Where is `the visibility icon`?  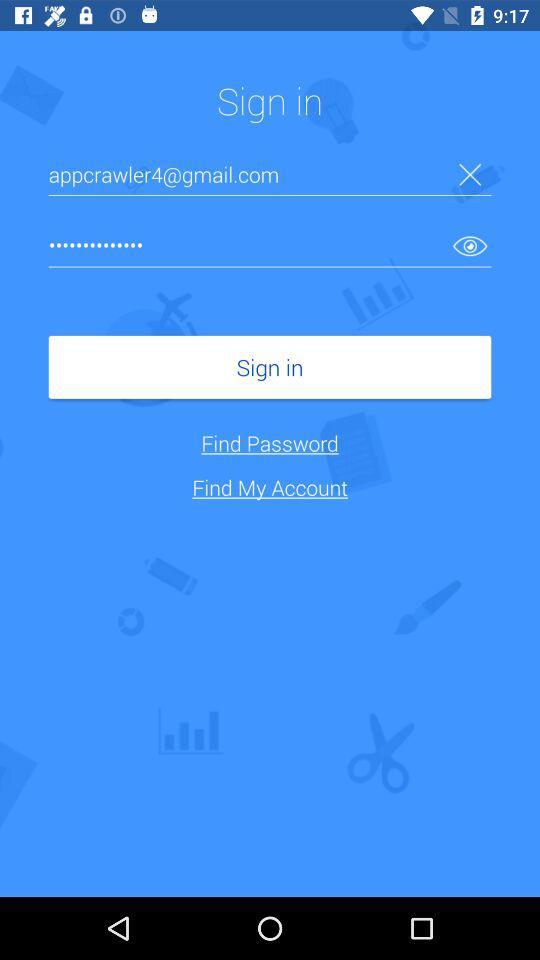 the visibility icon is located at coordinates (470, 244).